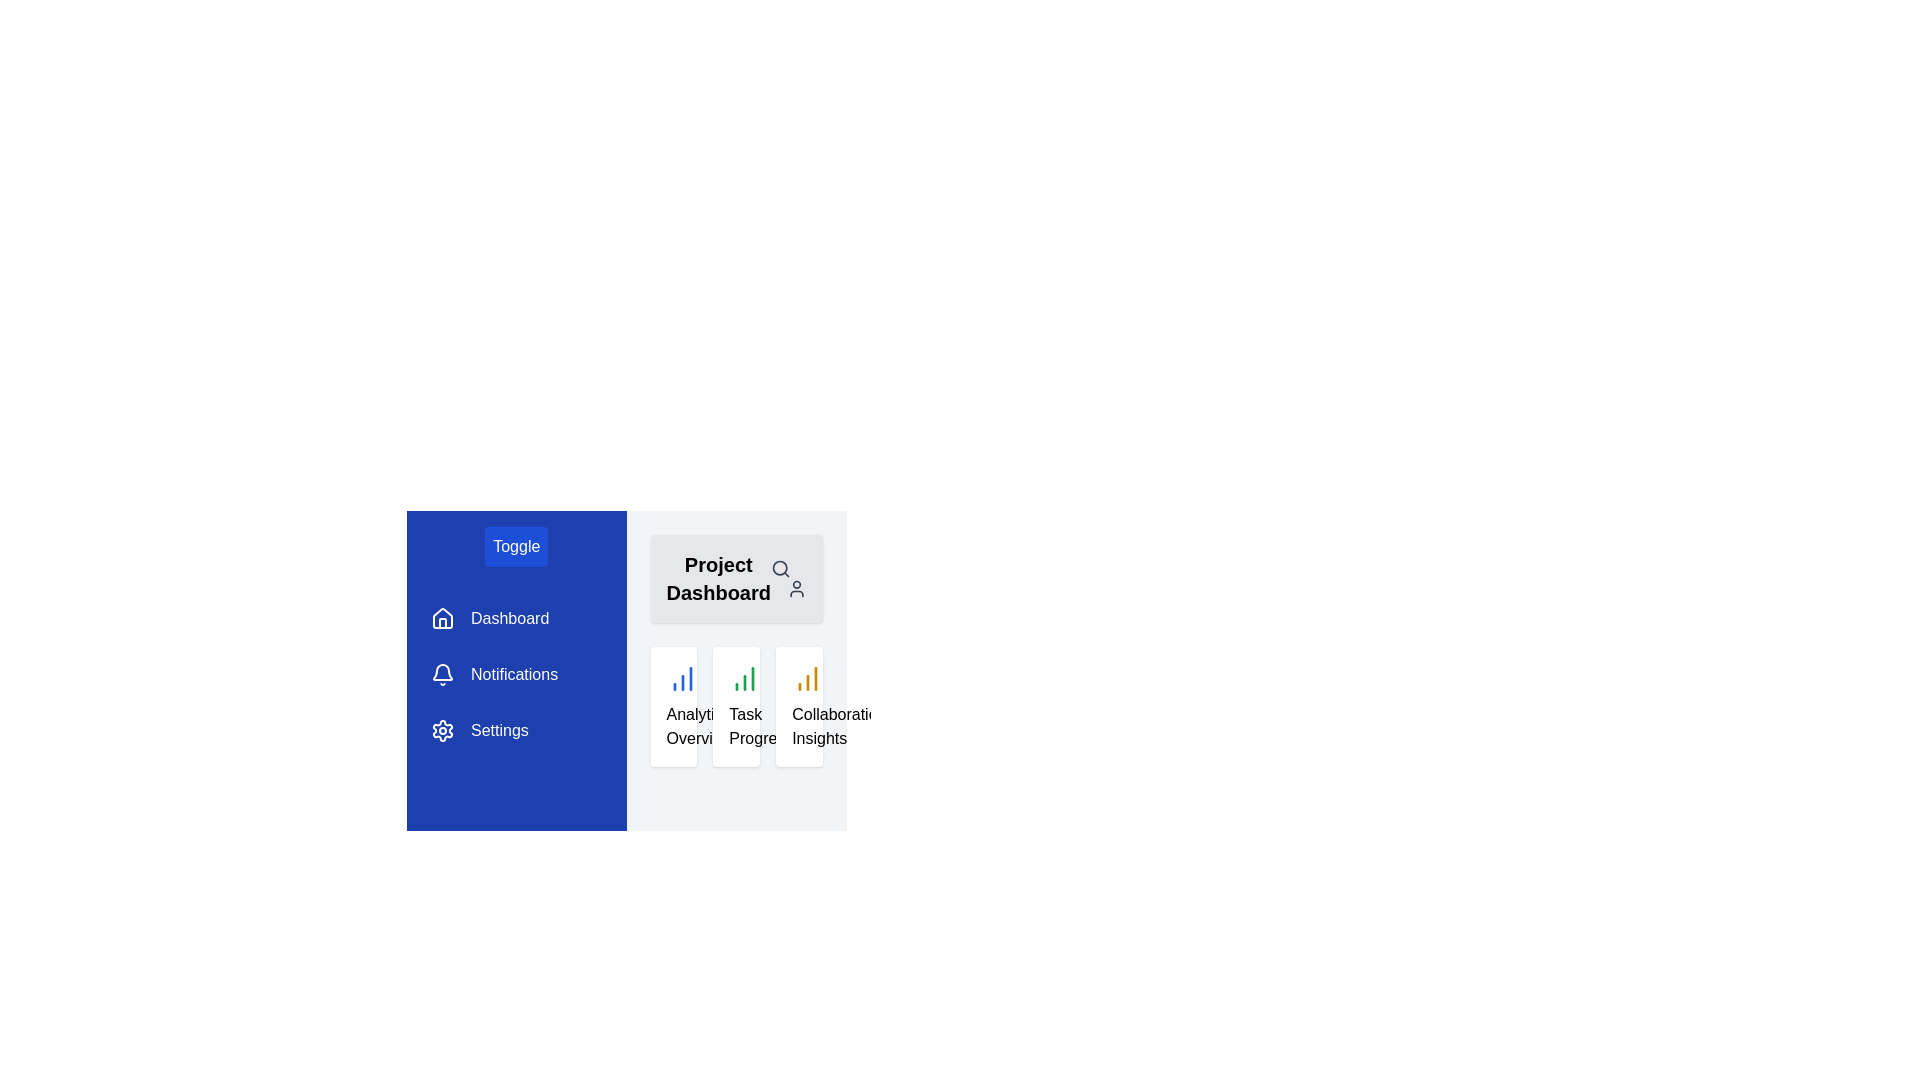 The image size is (1920, 1080). What do you see at coordinates (735, 705) in the screenshot?
I see `the second Information Card in the Project Dashboard section, which represents the progress of tasks and is located between the Analytics Overview and Collaboration Insights cards` at bounding box center [735, 705].